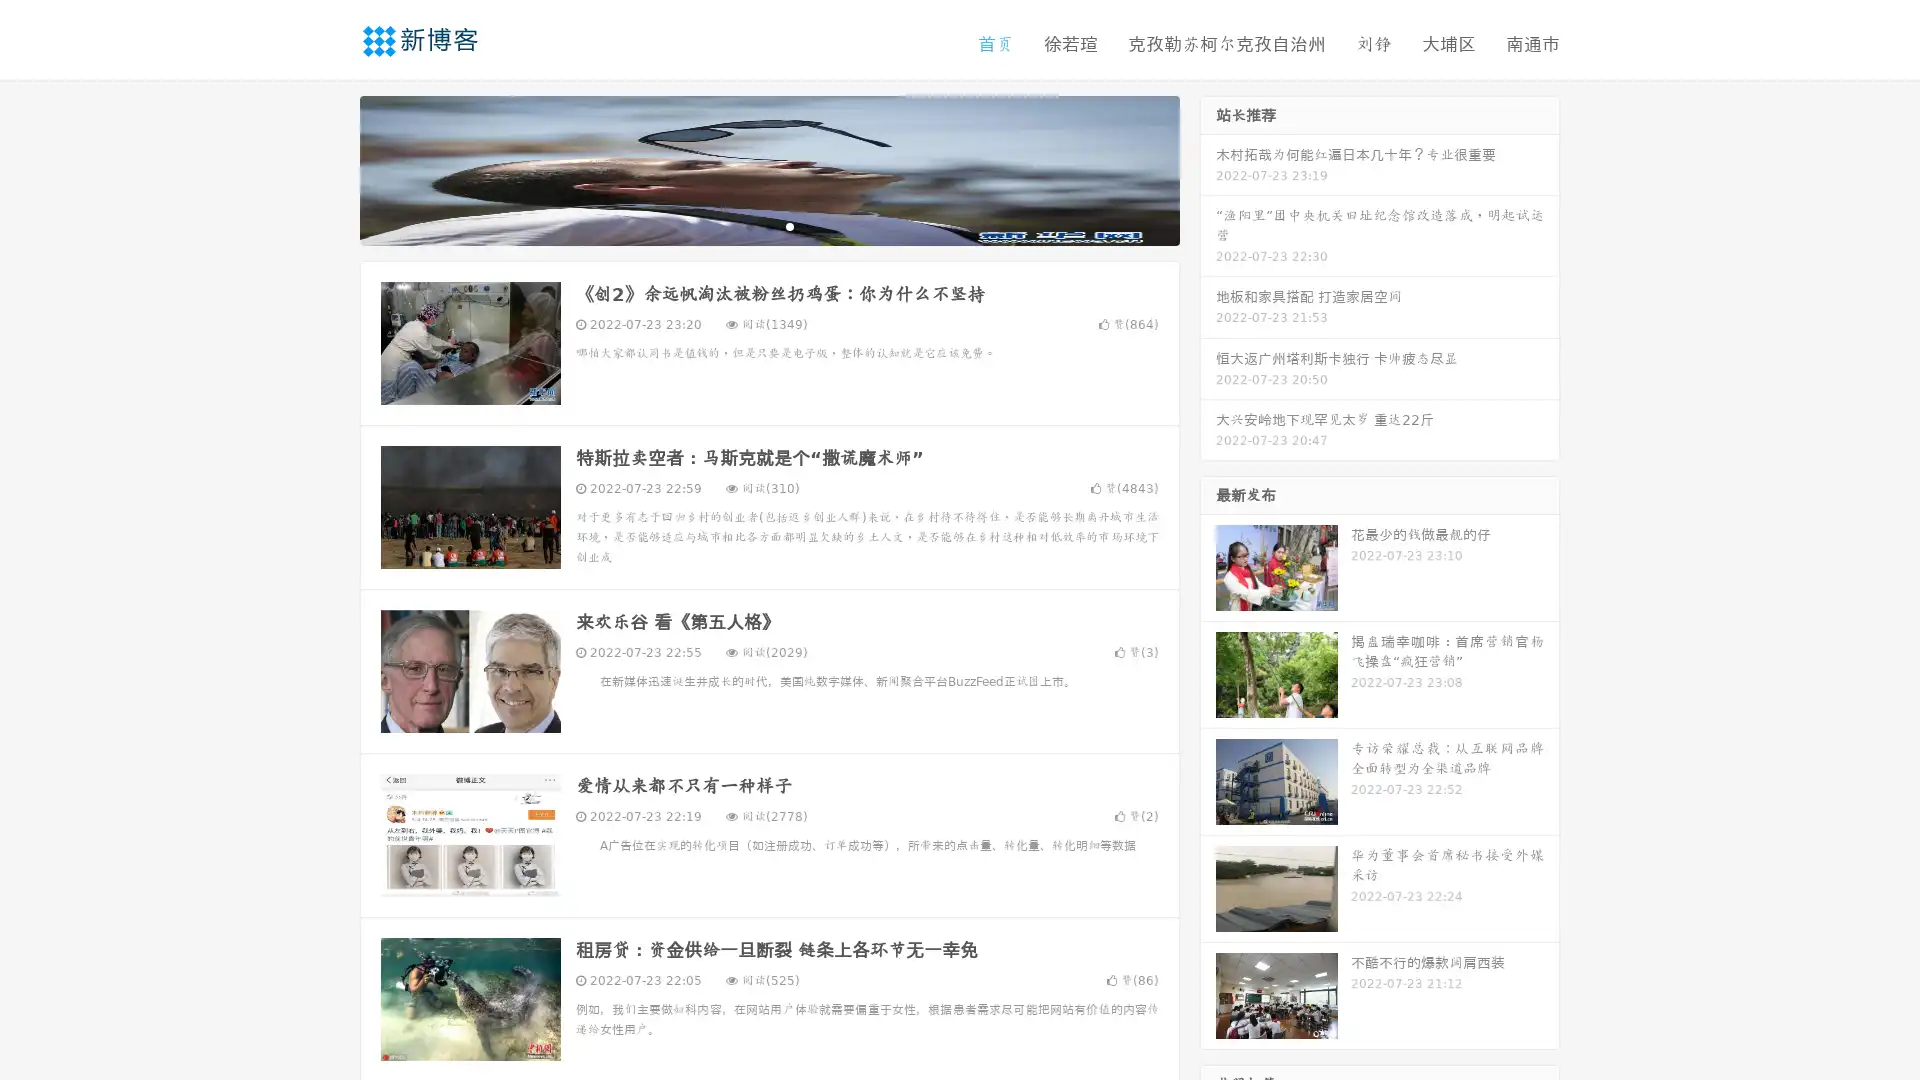 The image size is (1920, 1080). I want to click on Next slide, so click(1208, 168).